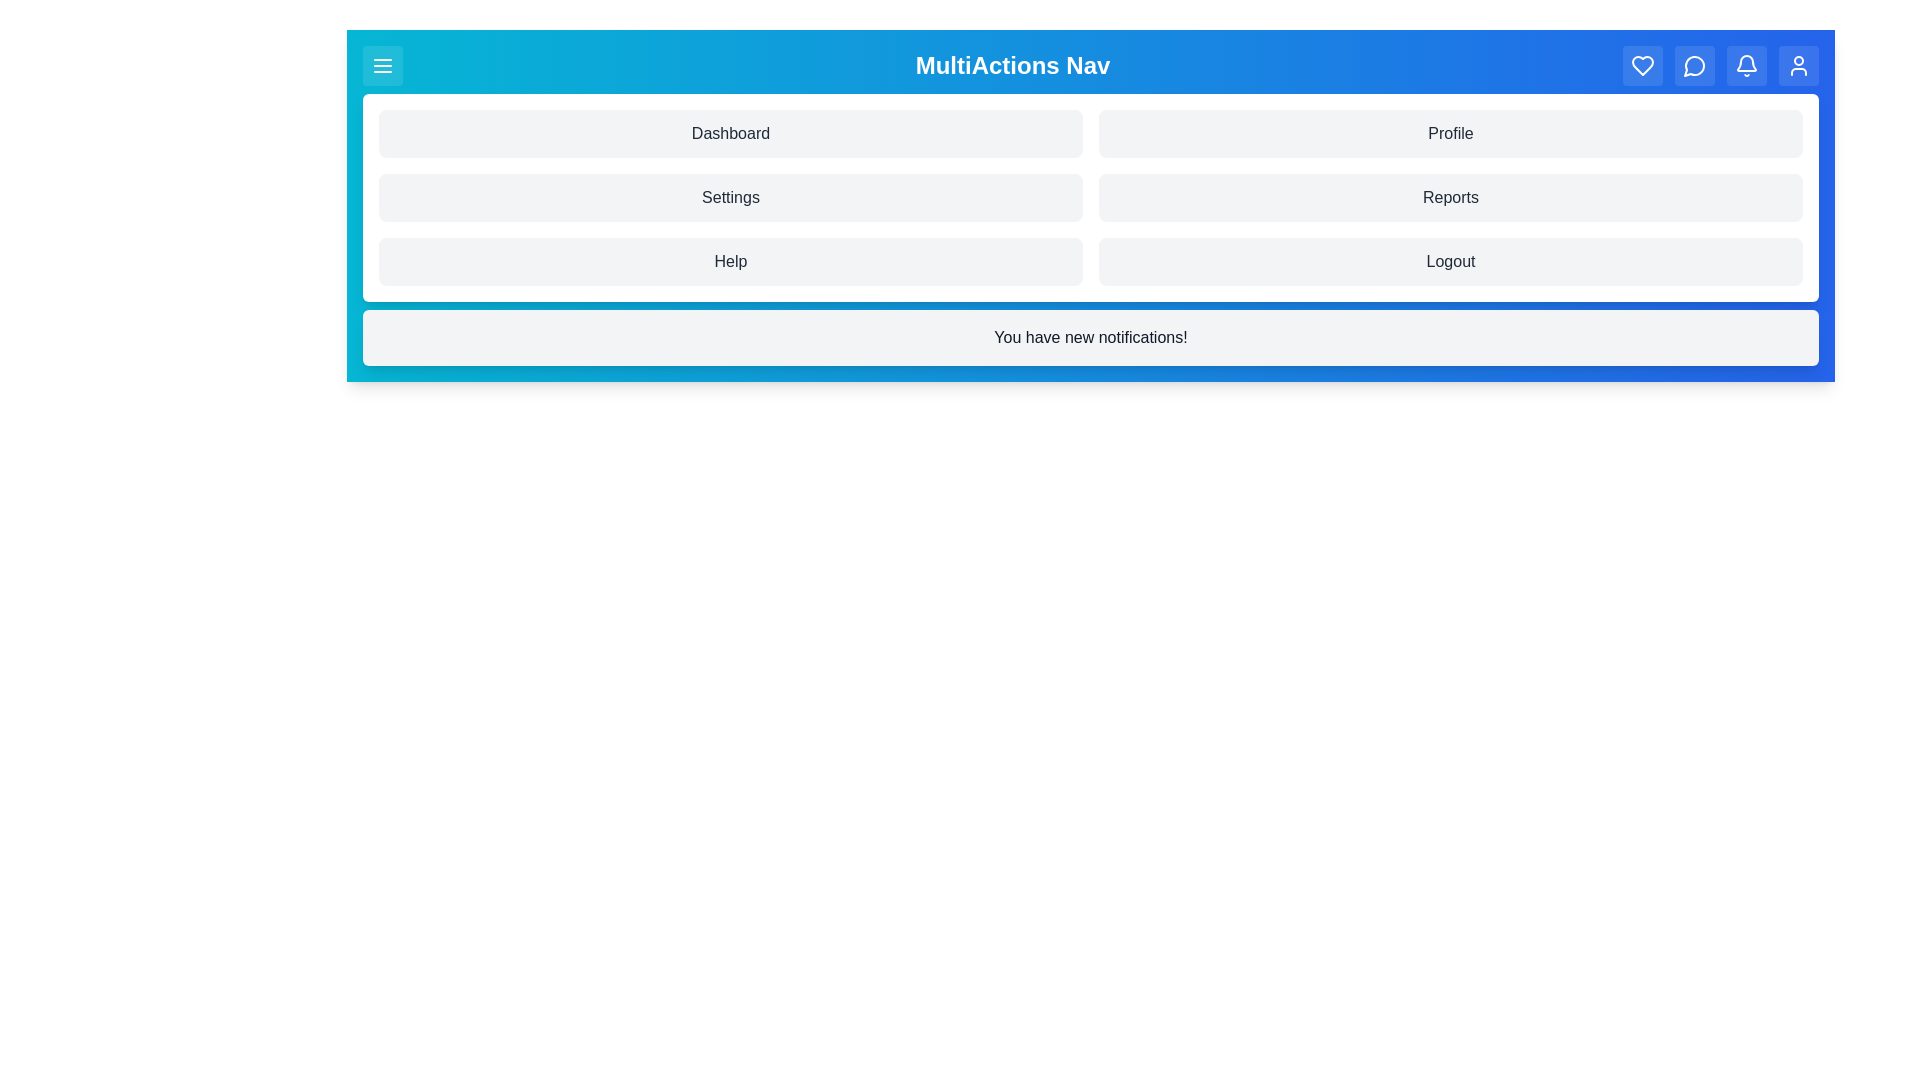 The image size is (1920, 1080). Describe the element at coordinates (729, 261) in the screenshot. I see `the menu item labeled Help` at that location.